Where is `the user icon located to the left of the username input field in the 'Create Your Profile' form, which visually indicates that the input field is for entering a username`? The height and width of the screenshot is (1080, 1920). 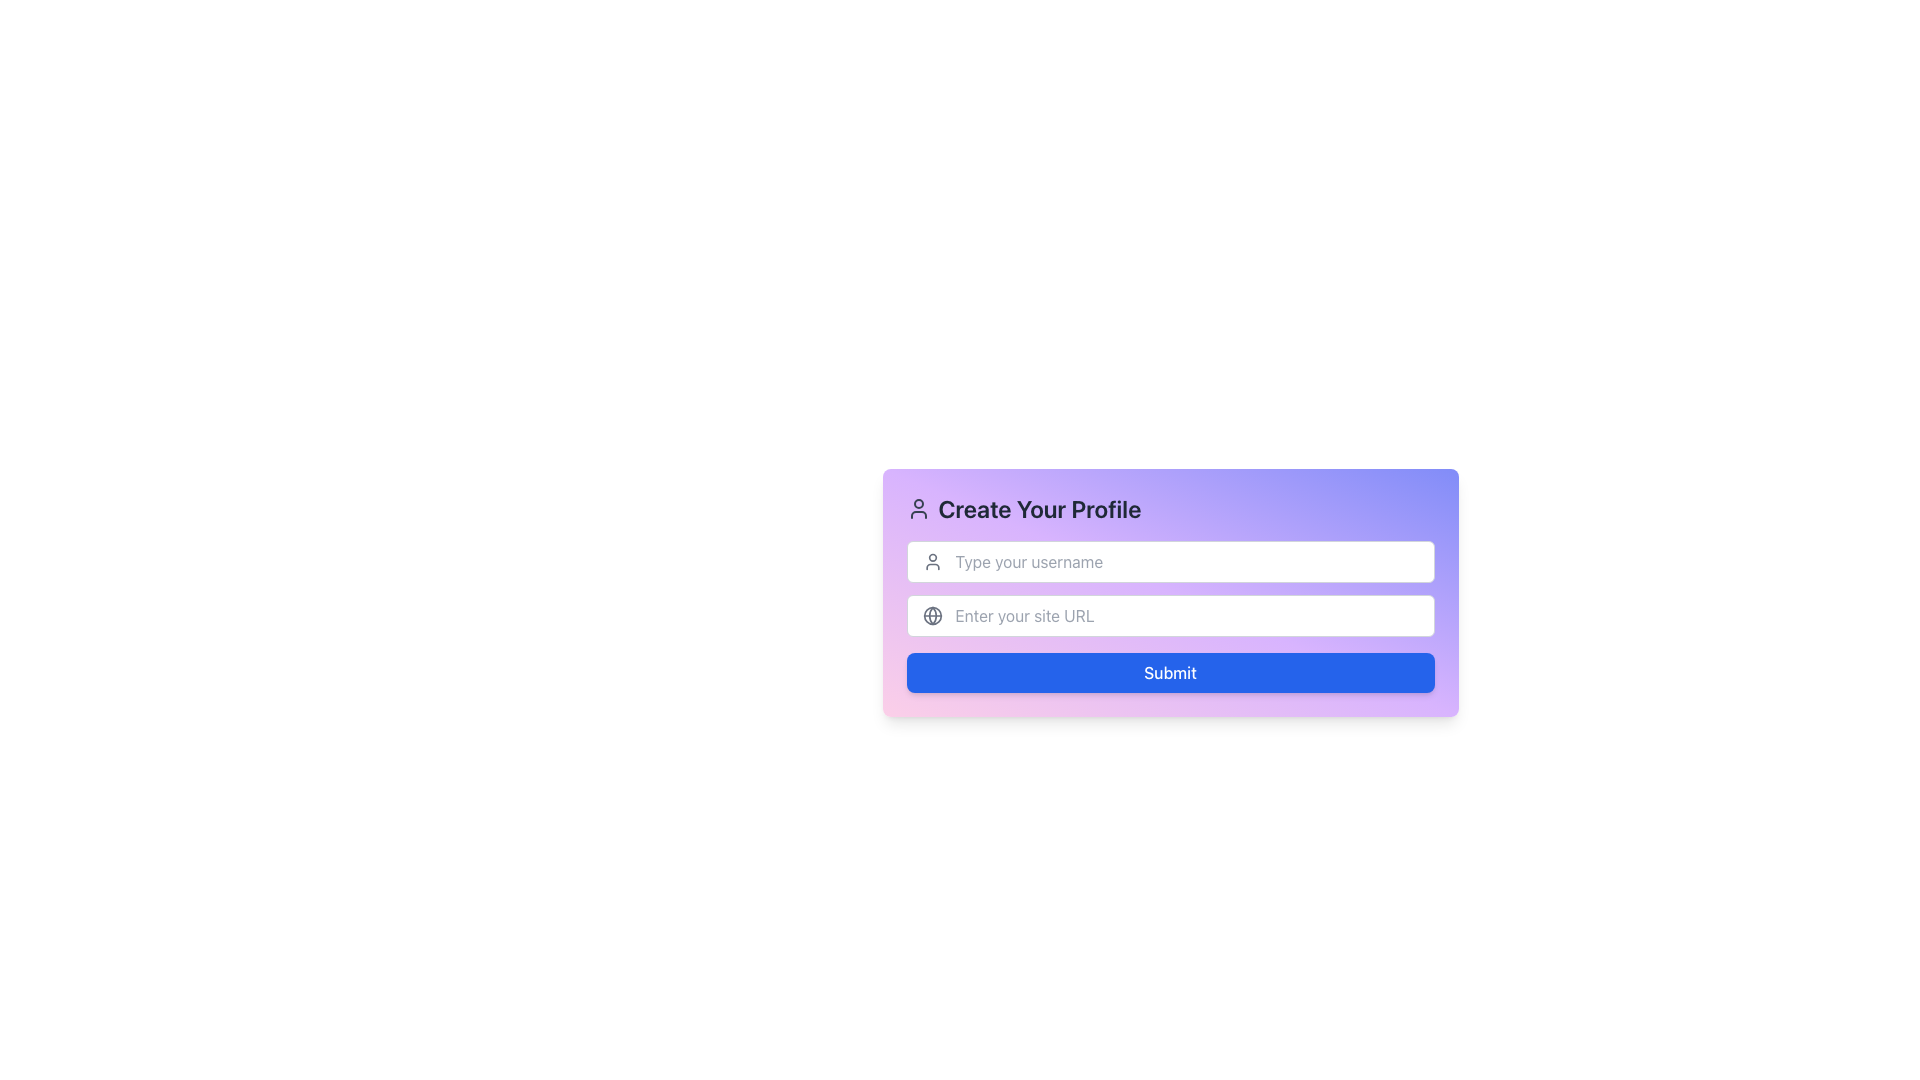 the user icon located to the left of the username input field in the 'Create Your Profile' form, which visually indicates that the input field is for entering a username is located at coordinates (931, 562).